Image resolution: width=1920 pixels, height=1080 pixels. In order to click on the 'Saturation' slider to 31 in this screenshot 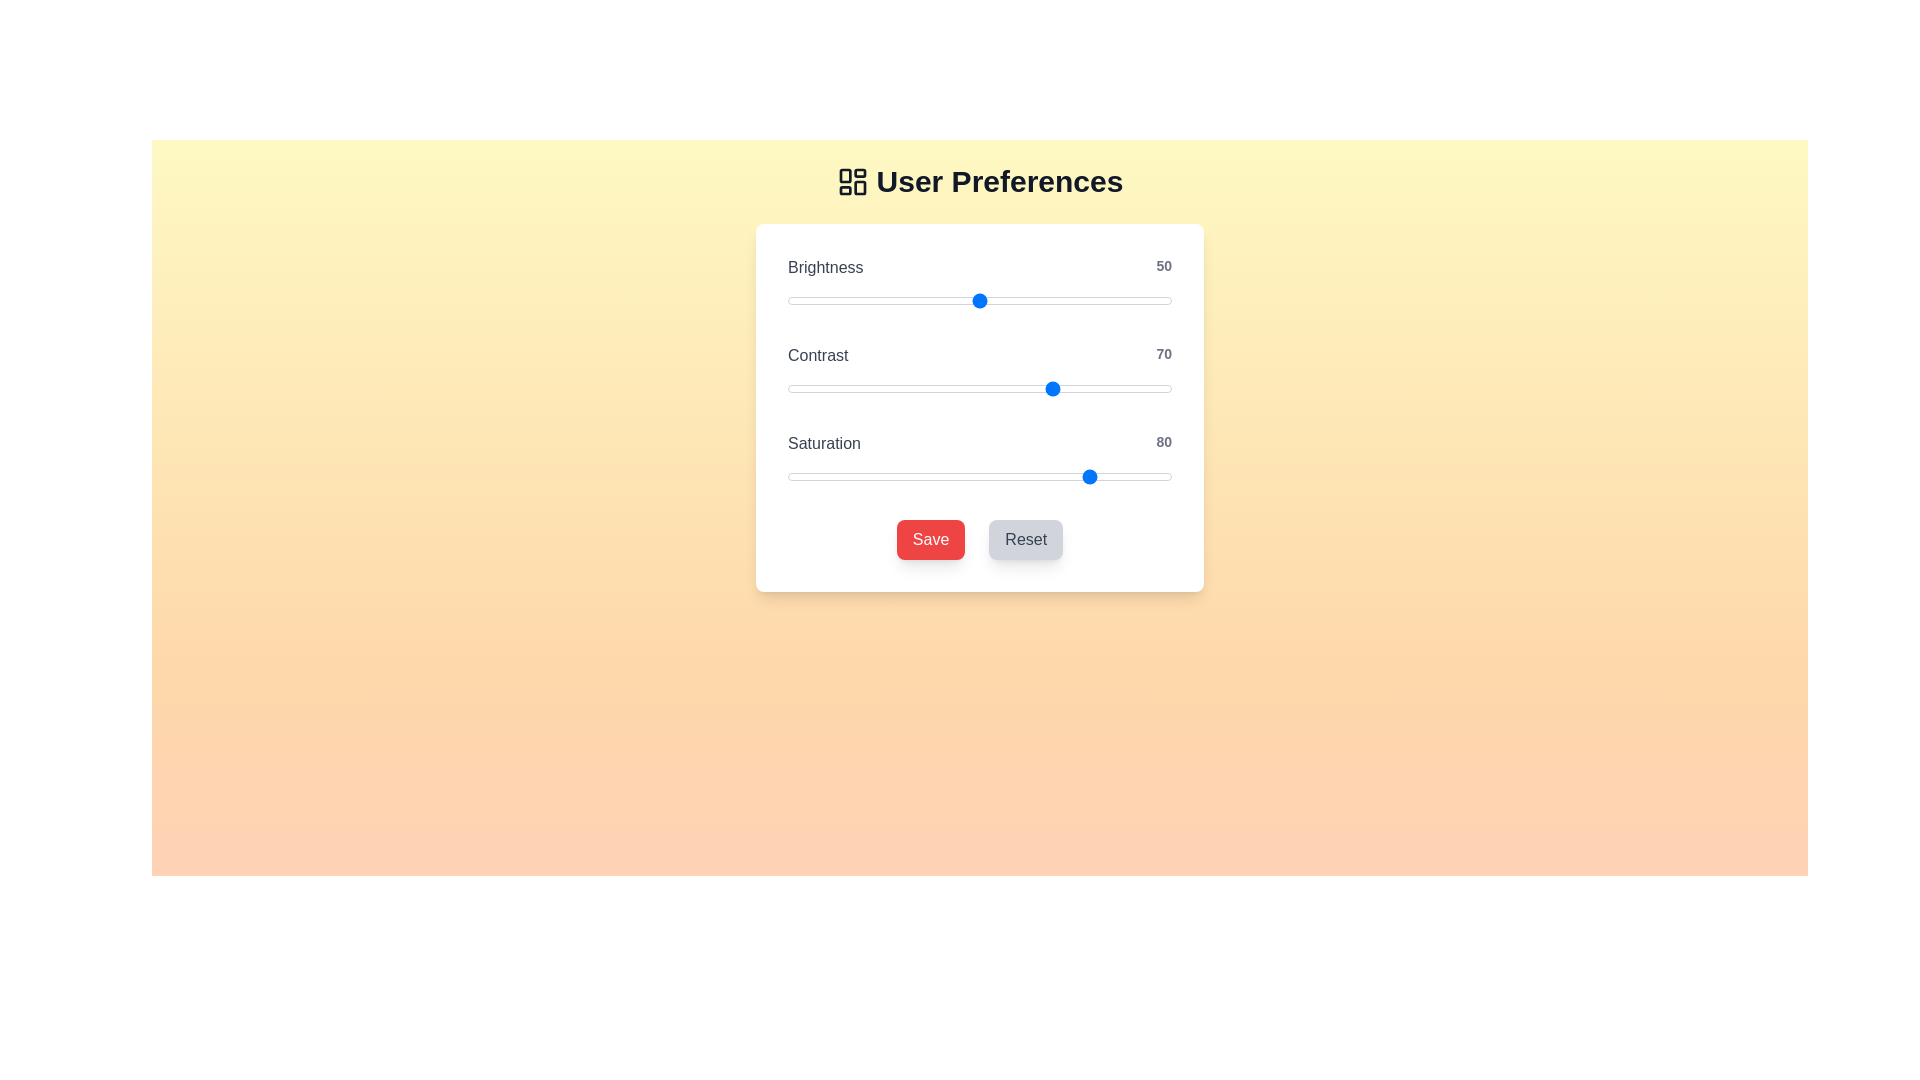, I will do `click(906, 477)`.